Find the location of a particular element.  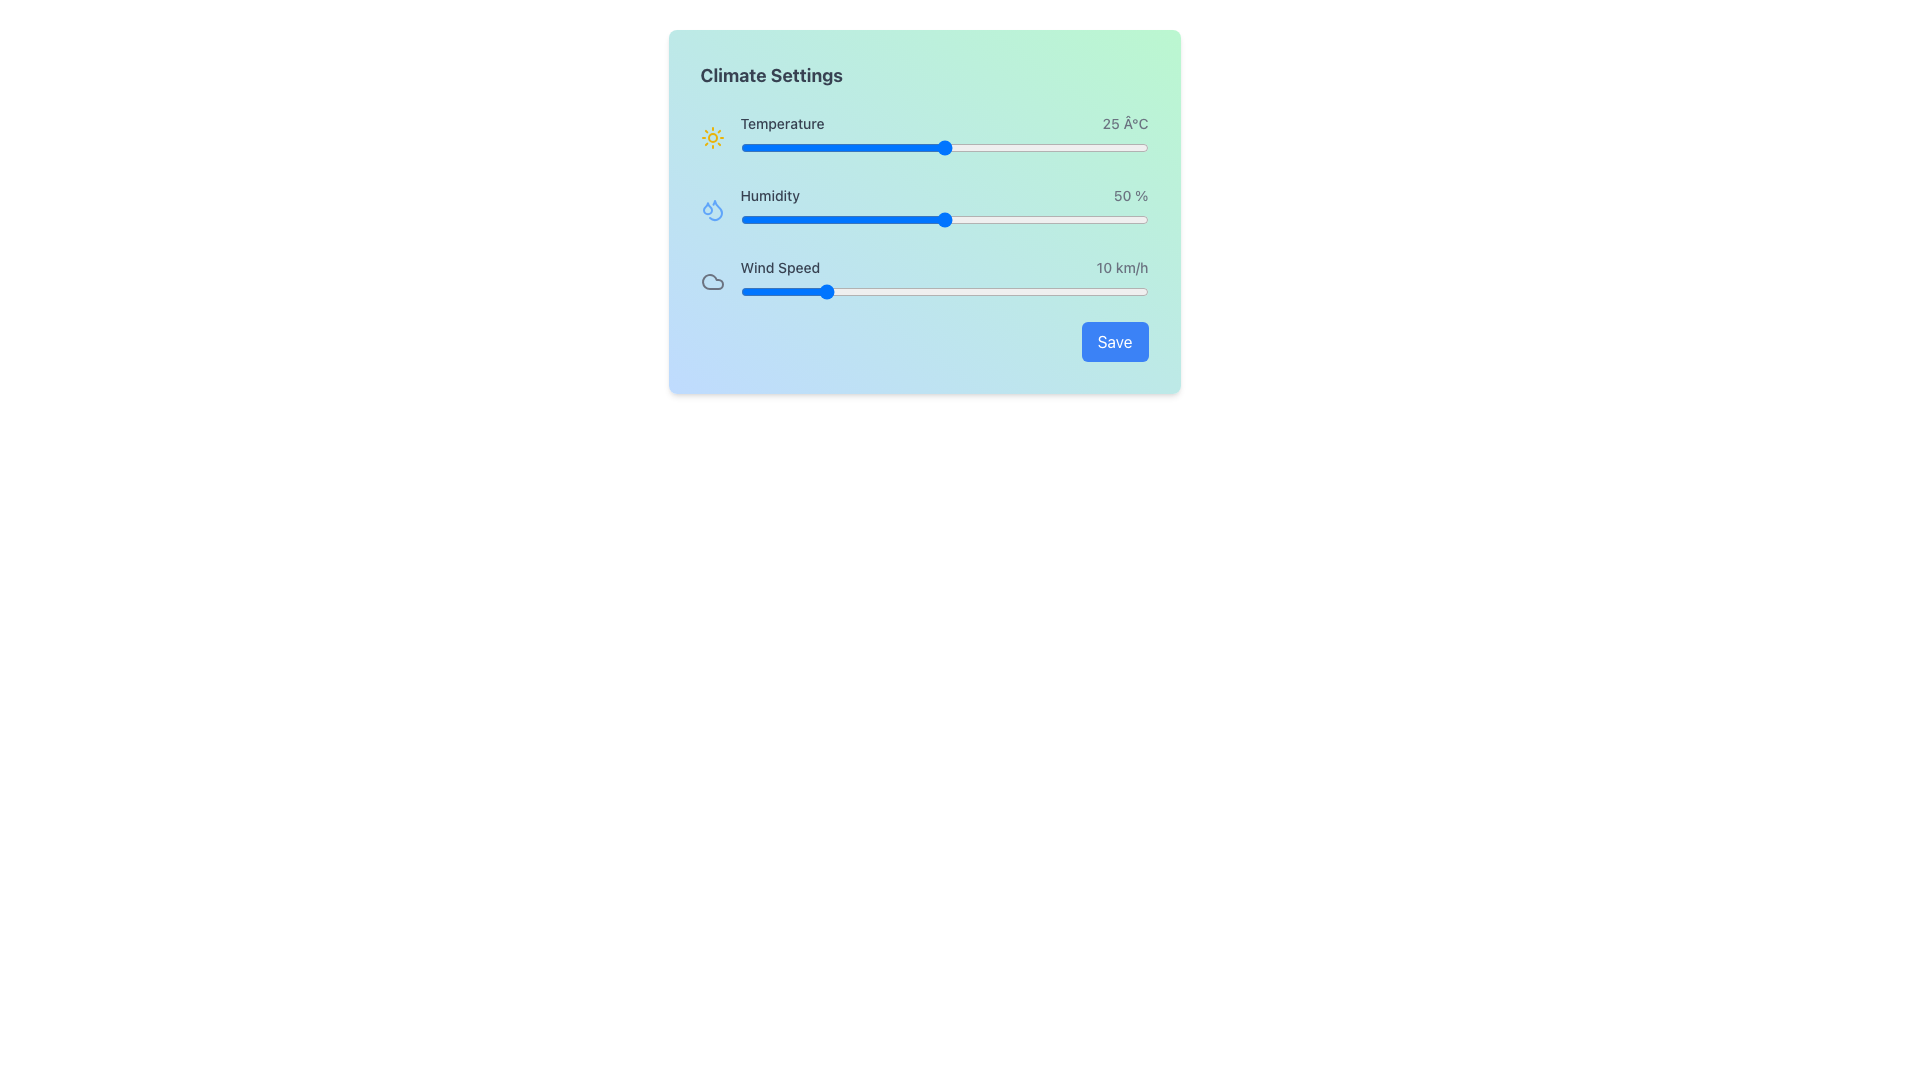

humidity is located at coordinates (818, 219).